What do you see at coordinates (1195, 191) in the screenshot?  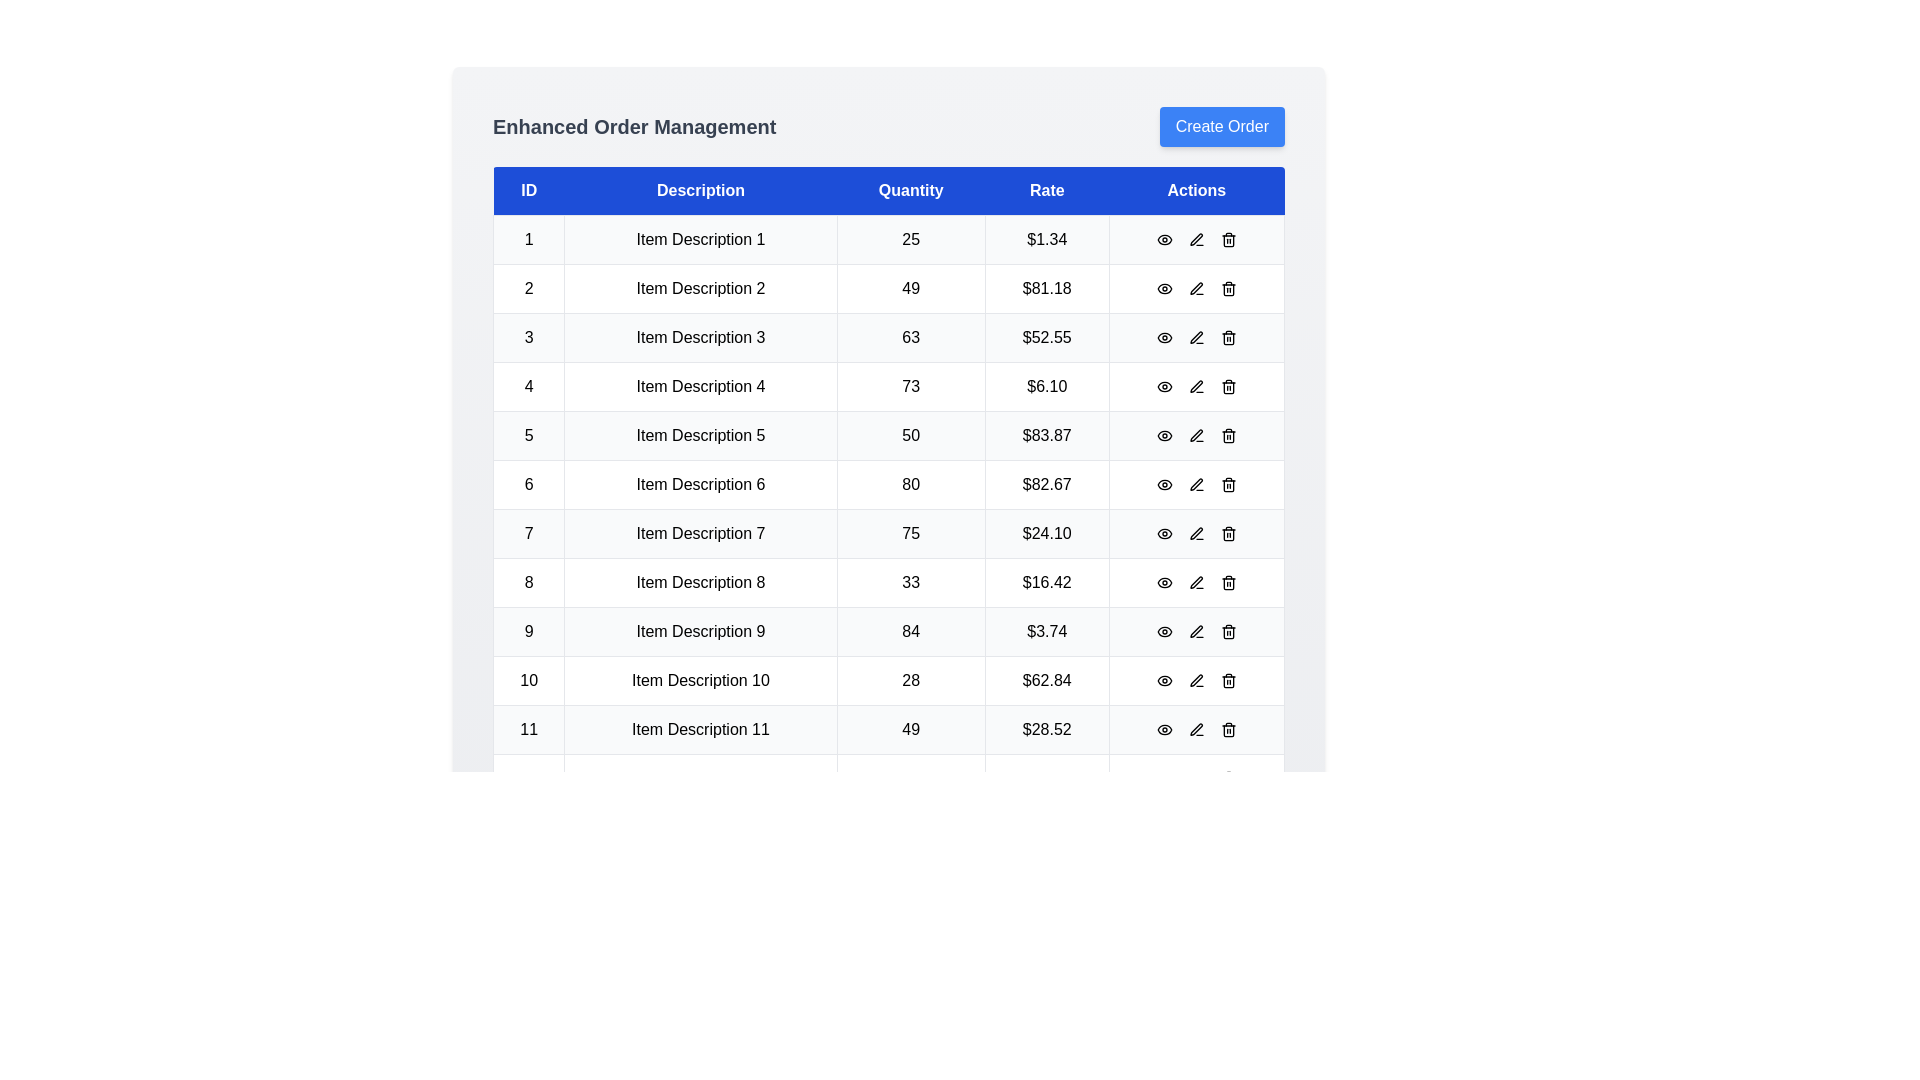 I see `the header labeled Actions to sort the table by that column` at bounding box center [1195, 191].